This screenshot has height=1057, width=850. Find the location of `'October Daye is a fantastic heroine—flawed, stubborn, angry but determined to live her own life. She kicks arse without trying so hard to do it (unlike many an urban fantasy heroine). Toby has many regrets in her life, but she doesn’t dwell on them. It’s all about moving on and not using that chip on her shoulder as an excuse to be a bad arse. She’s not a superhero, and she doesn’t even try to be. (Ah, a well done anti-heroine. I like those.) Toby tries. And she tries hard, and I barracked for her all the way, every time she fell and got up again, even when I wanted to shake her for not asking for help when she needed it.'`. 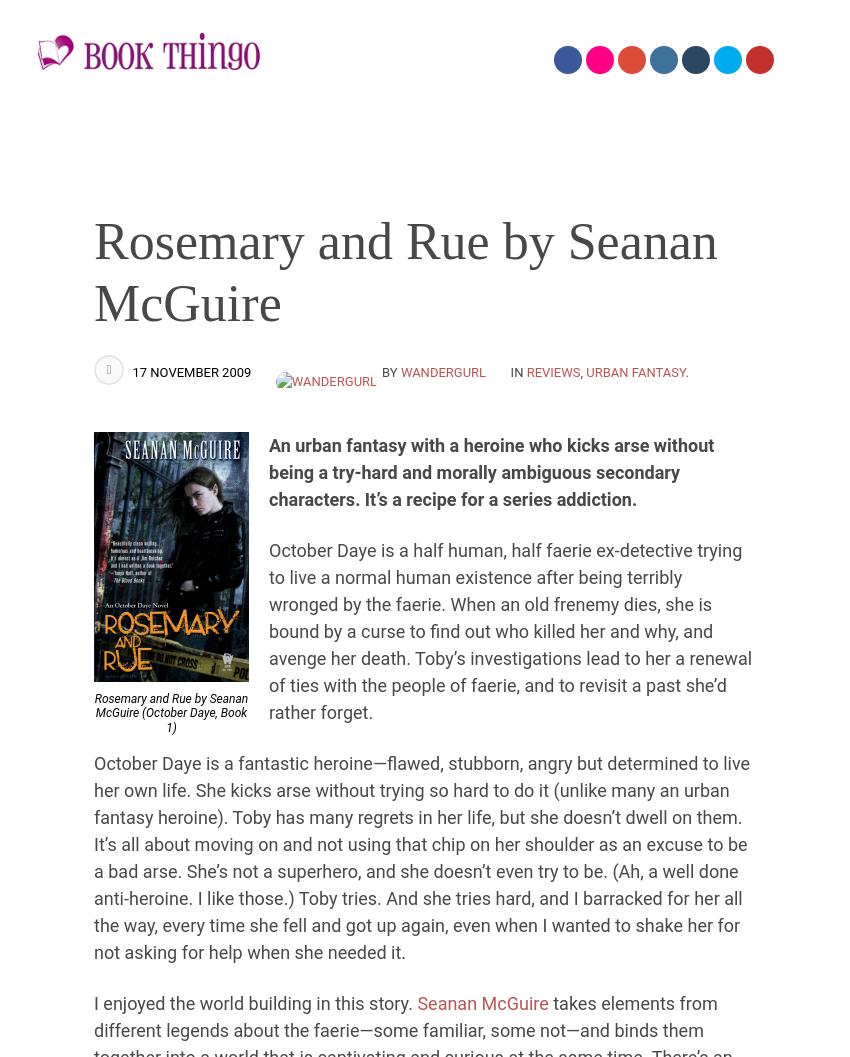

'October Daye is a fantastic heroine—flawed, stubborn, angry but determined to live her own life. She kicks arse without trying so hard to do it (unlike many an urban fantasy heroine). Toby has many regrets in her life, but she doesn’t dwell on them. It’s all about moving on and not using that chip on her shoulder as an excuse to be a bad arse. She’s not a superhero, and she doesn’t even try to be. (Ah, a well done anti-heroine. I like those.) Toby tries. And she tries hard, and I barracked for her all the way, every time she fell and got up again, even when I wanted to shake her for not asking for help when she needed it.' is located at coordinates (422, 856).